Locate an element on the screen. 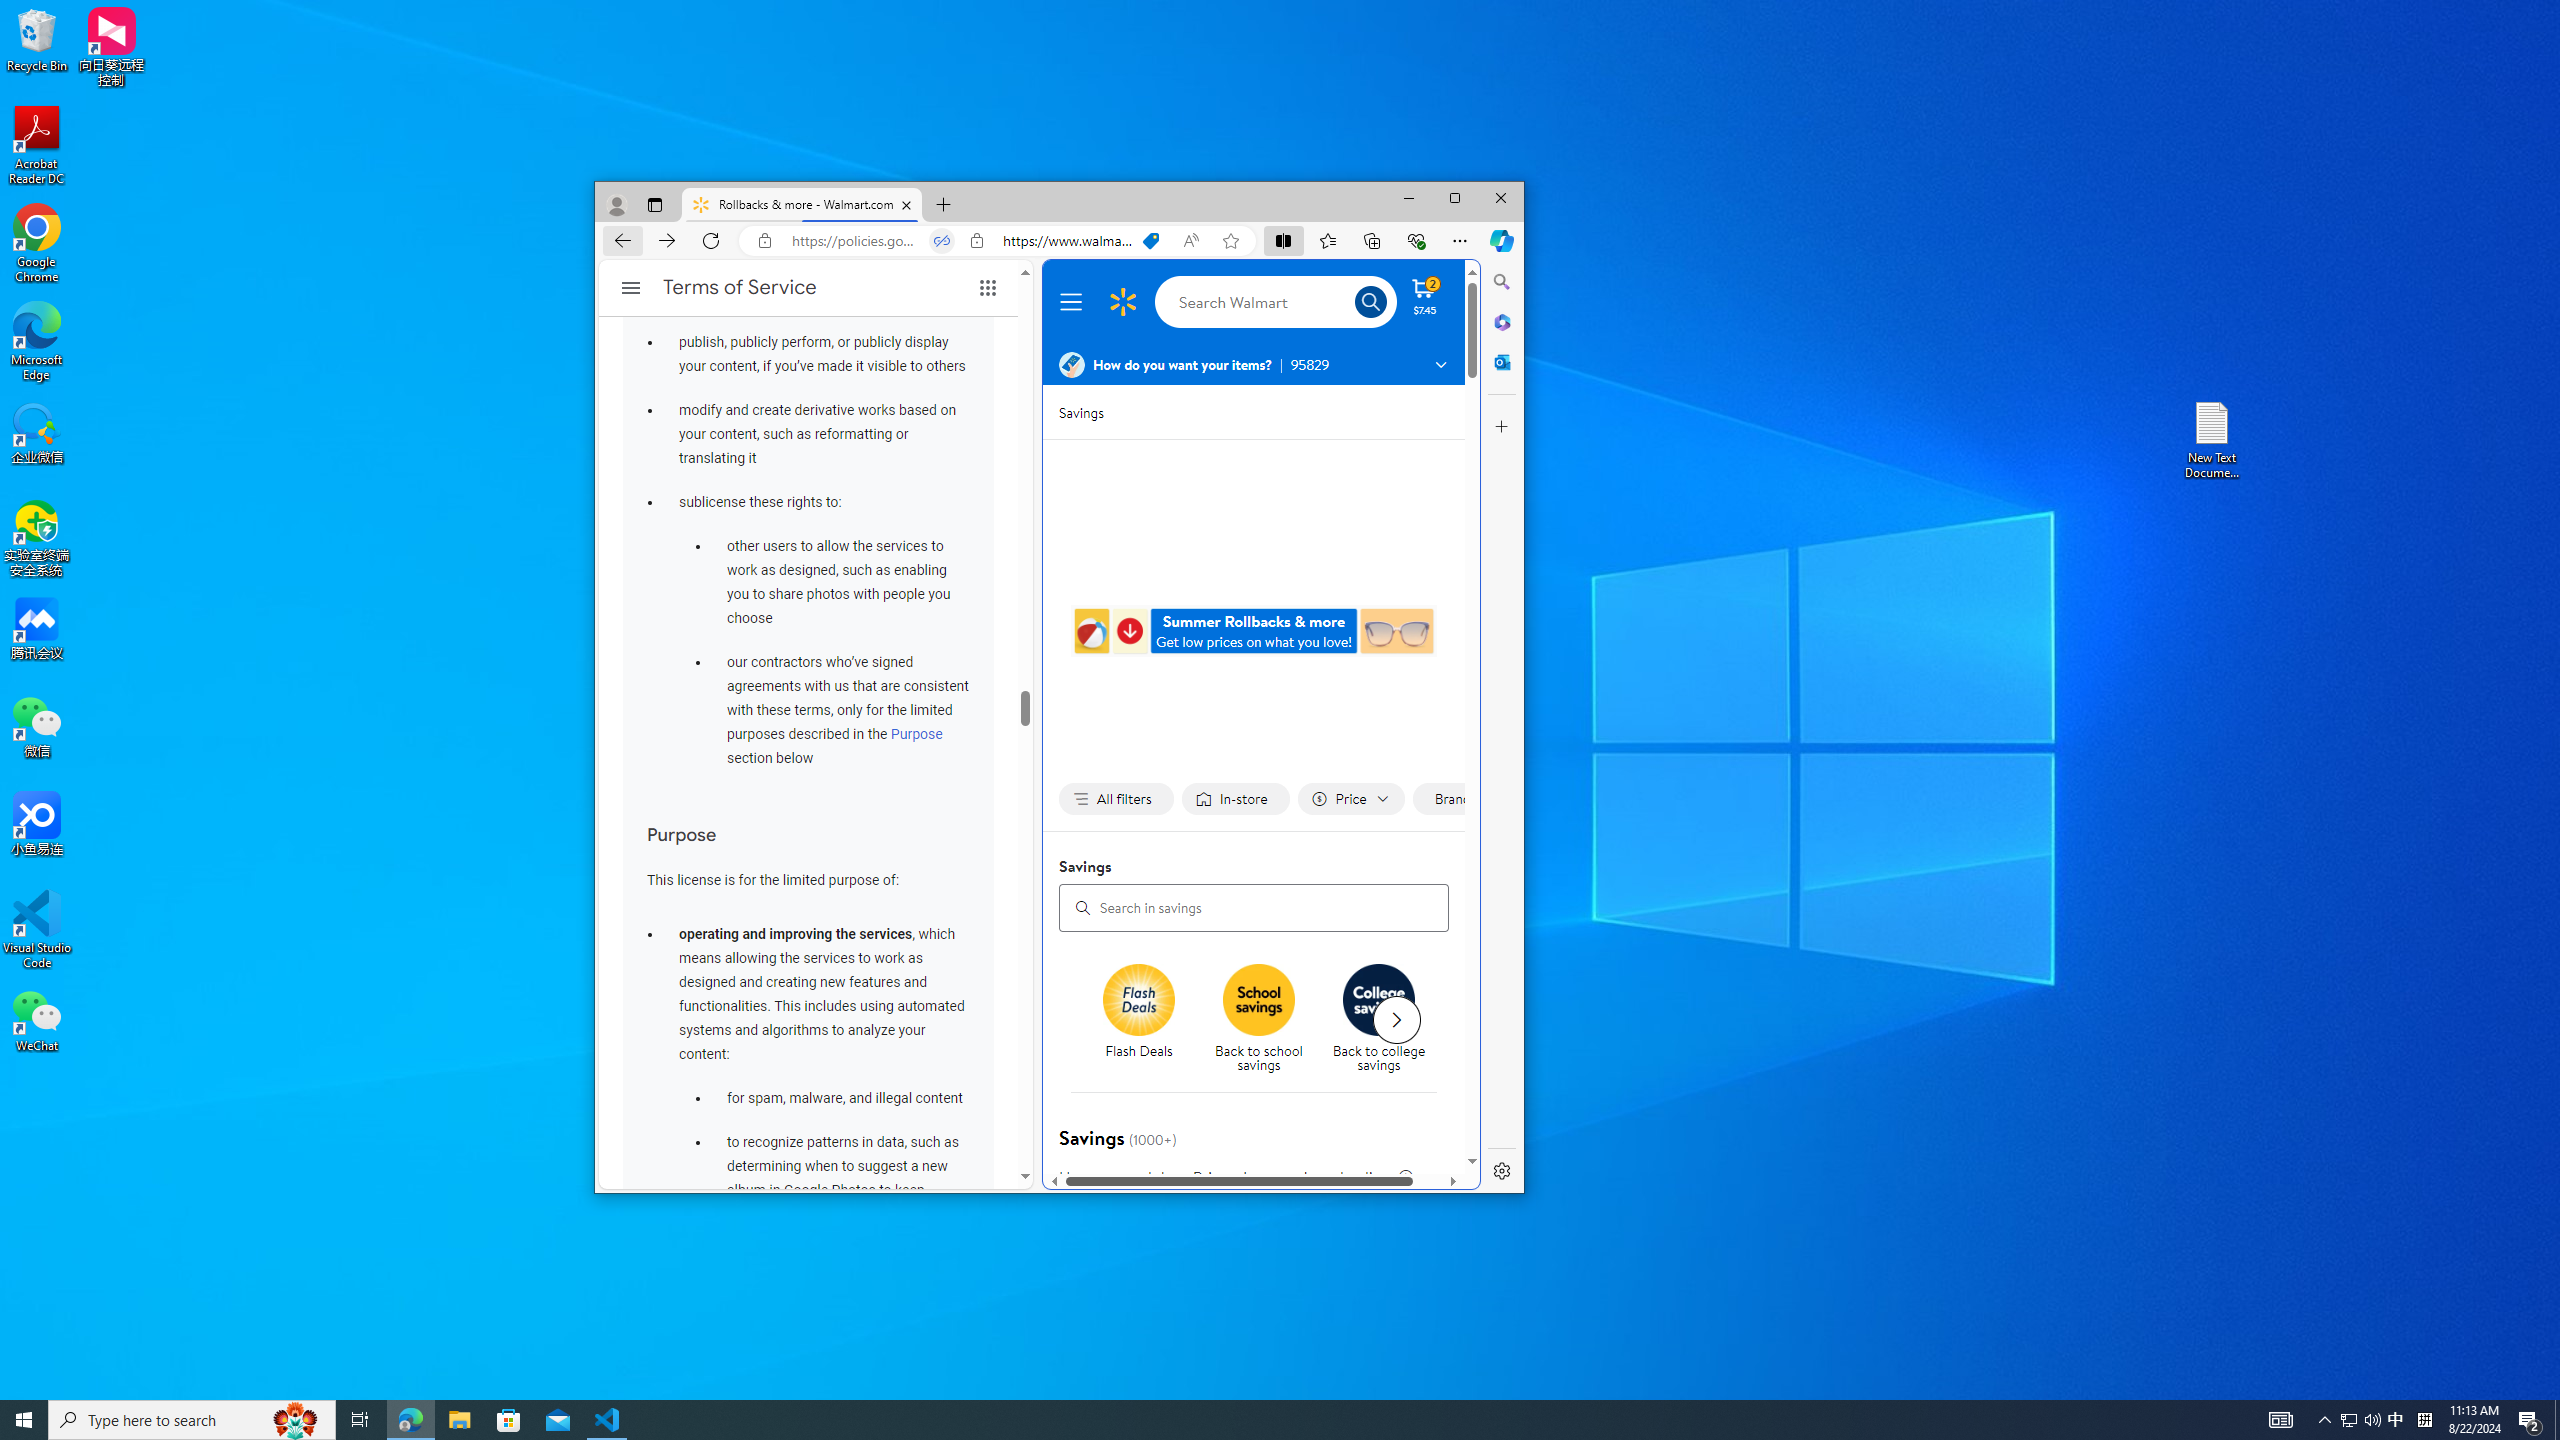 The height and width of the screenshot is (1440, 2560). 'Task View' is located at coordinates (358, 1418).